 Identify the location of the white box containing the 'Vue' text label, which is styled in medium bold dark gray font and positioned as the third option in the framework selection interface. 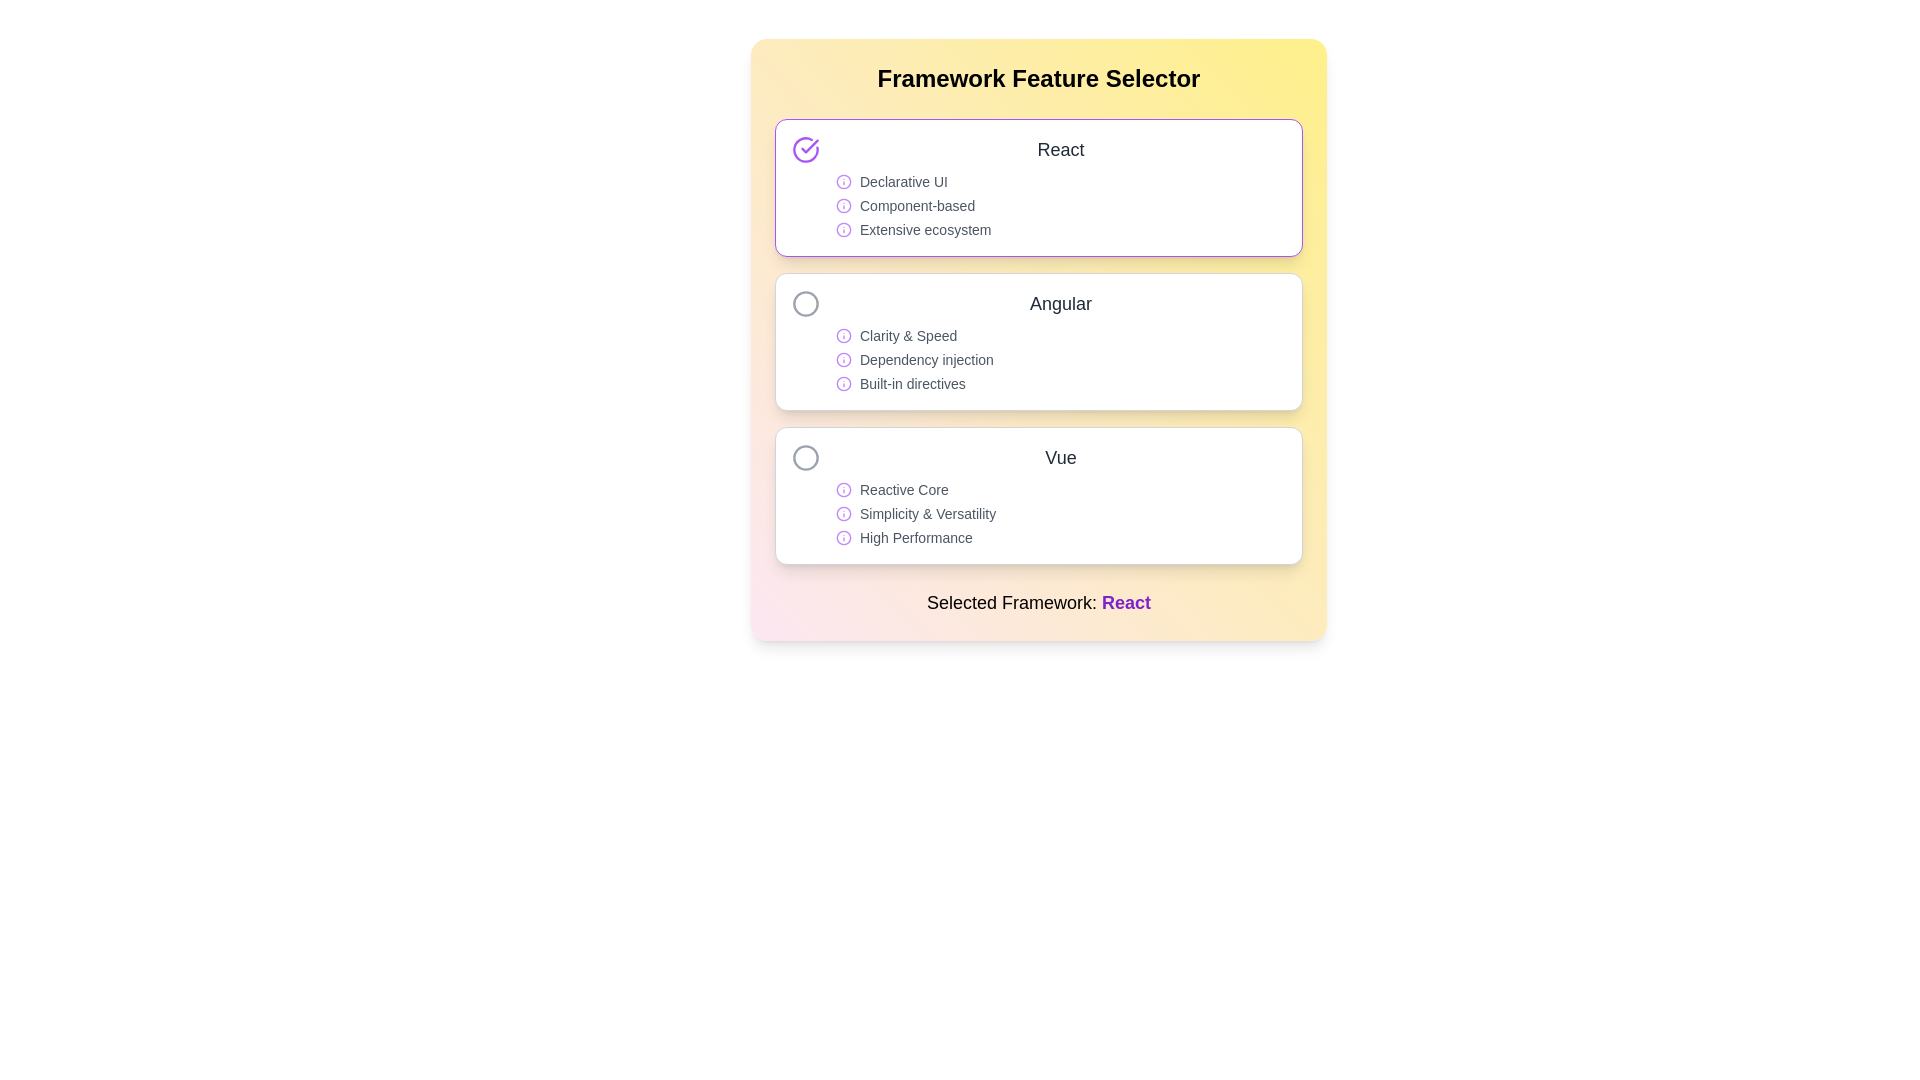
(1059, 458).